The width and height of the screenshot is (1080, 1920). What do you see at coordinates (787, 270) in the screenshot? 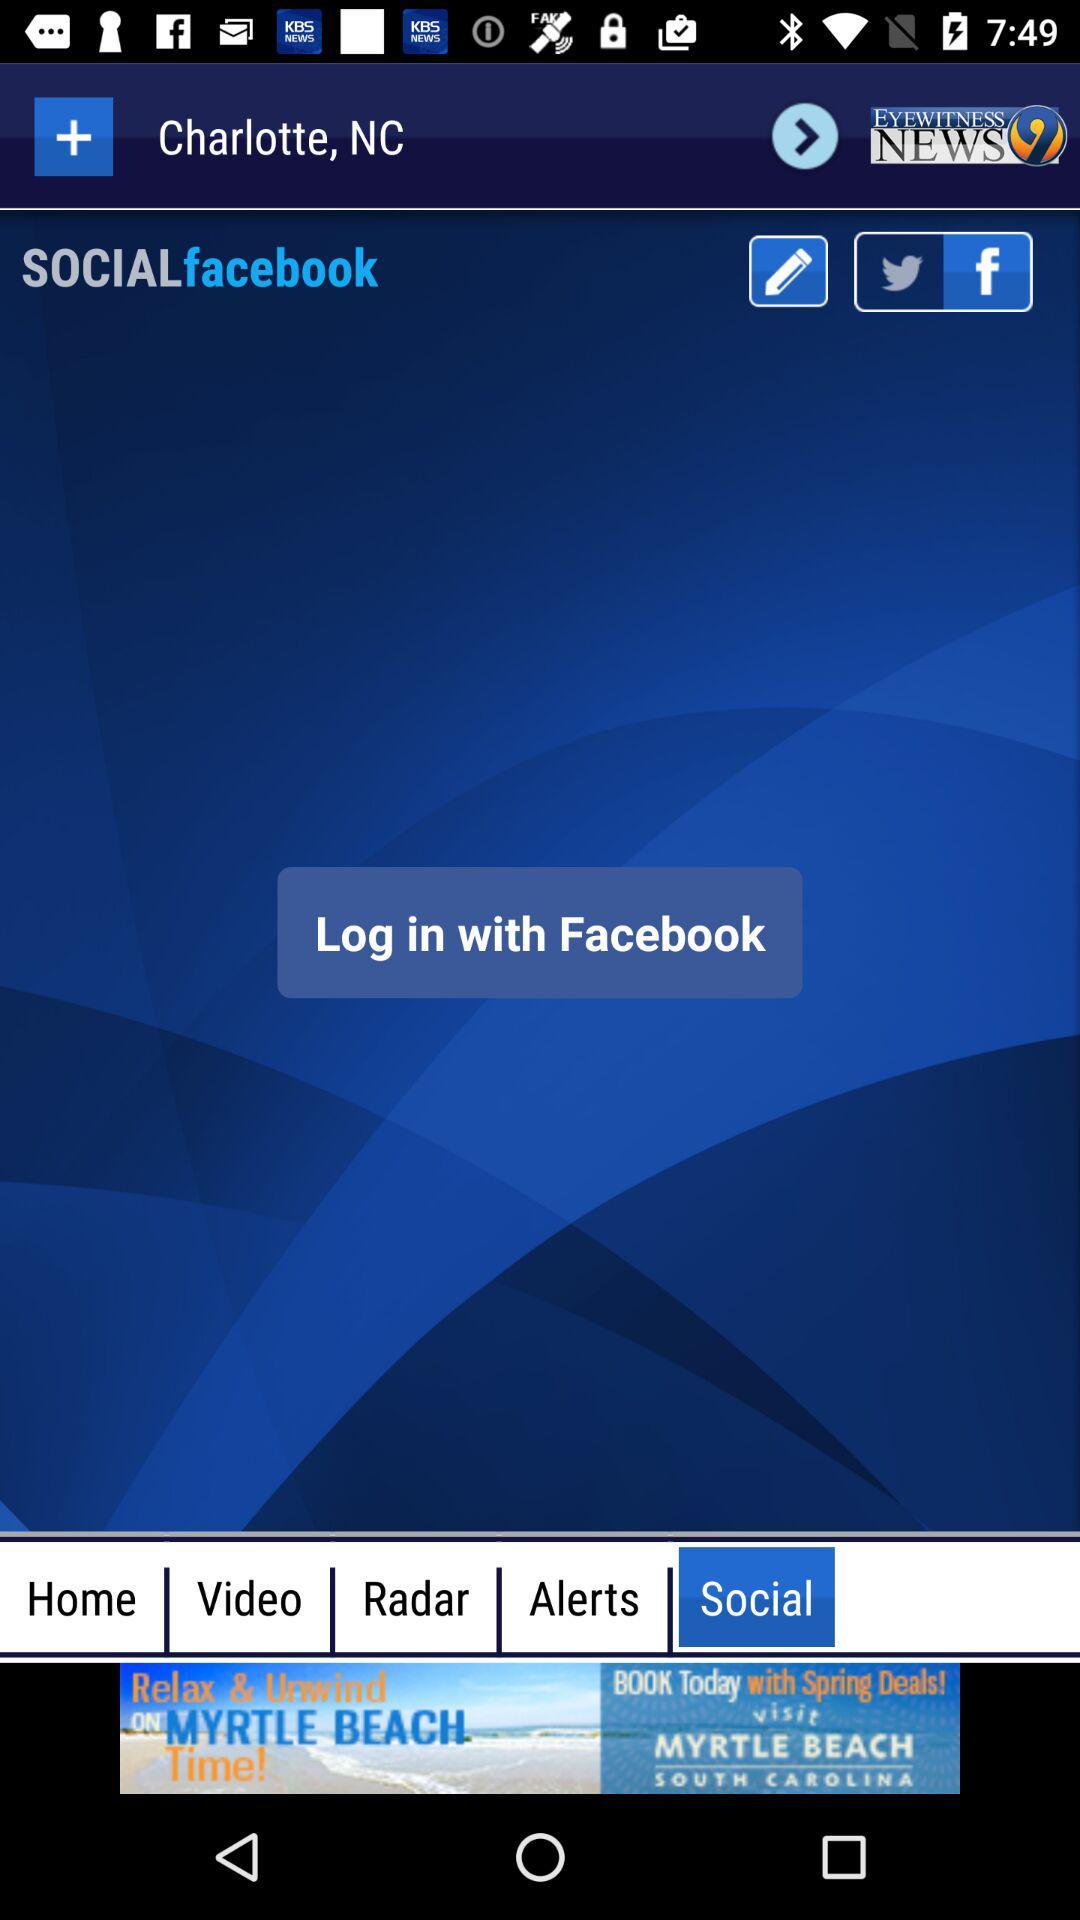
I see `the writing letter is correct range` at bounding box center [787, 270].